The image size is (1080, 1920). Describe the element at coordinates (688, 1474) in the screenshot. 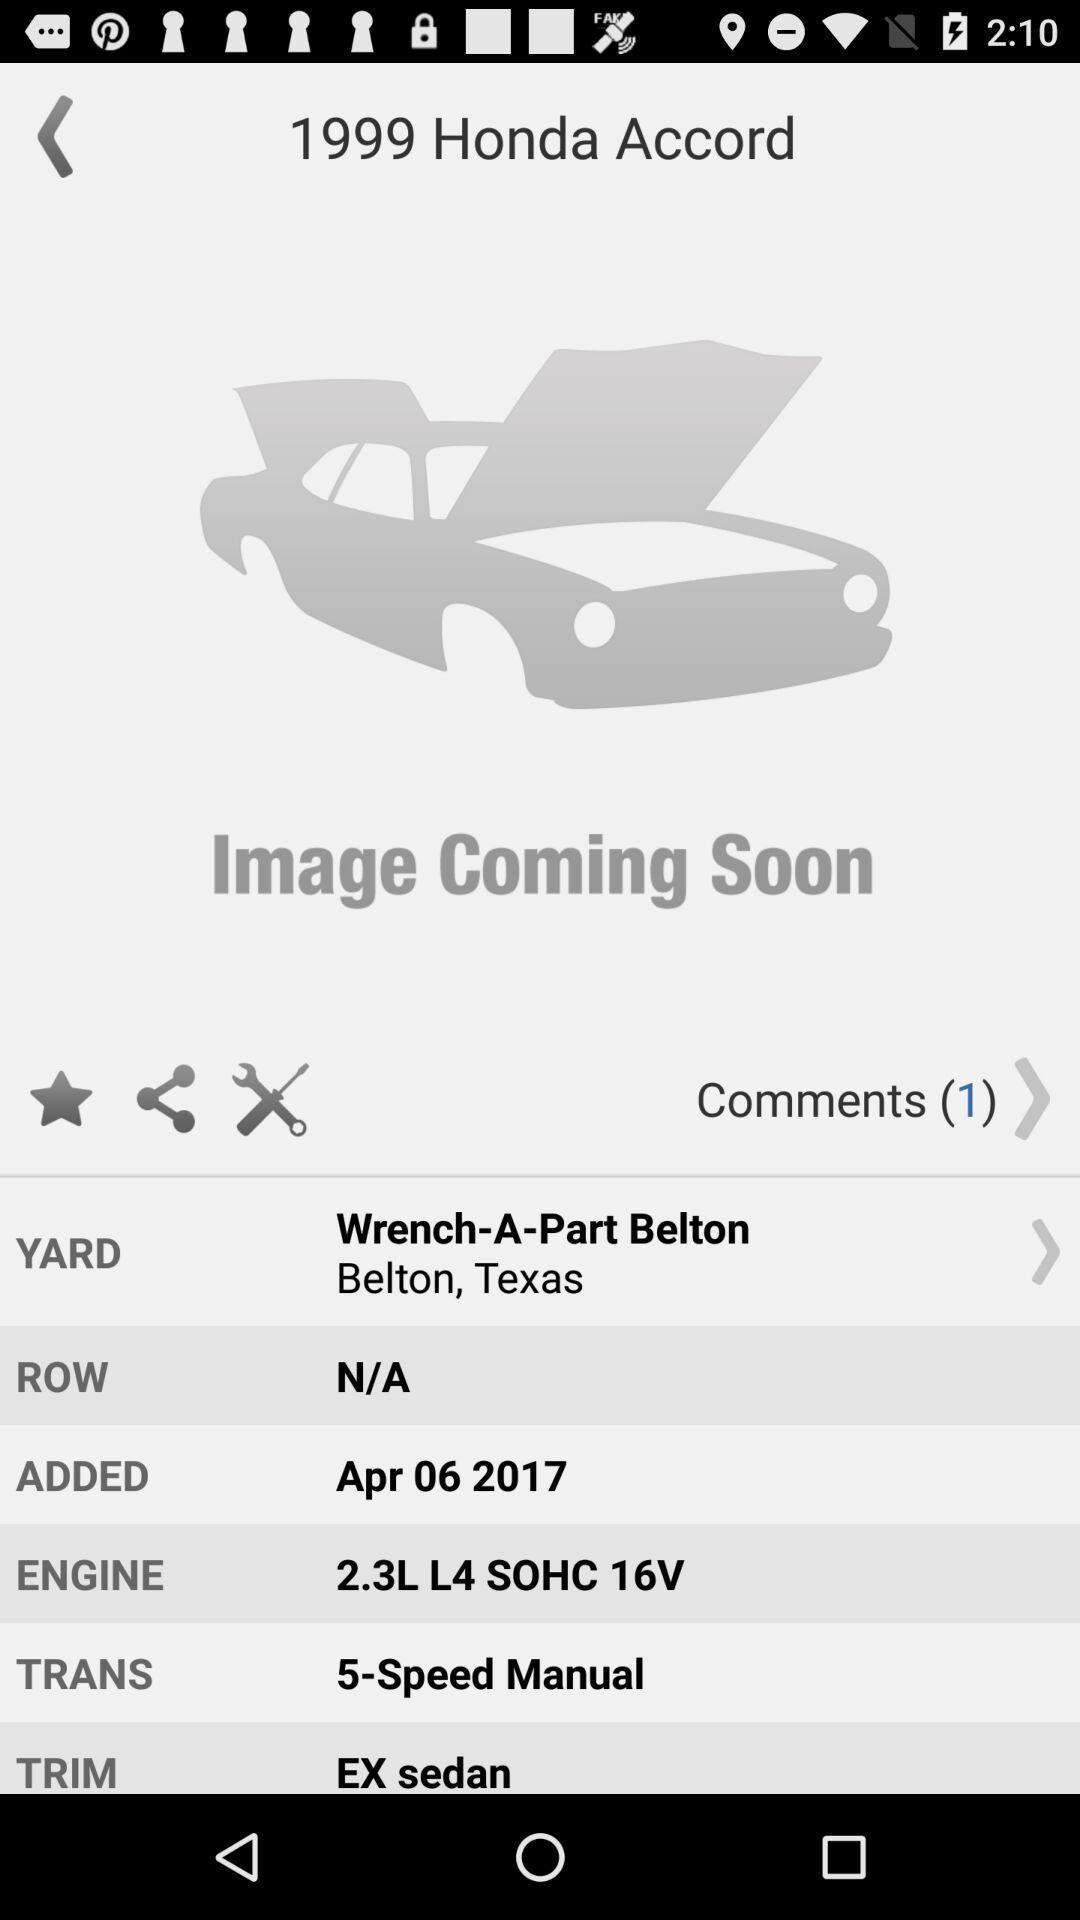

I see `apr 06 2017 item` at that location.